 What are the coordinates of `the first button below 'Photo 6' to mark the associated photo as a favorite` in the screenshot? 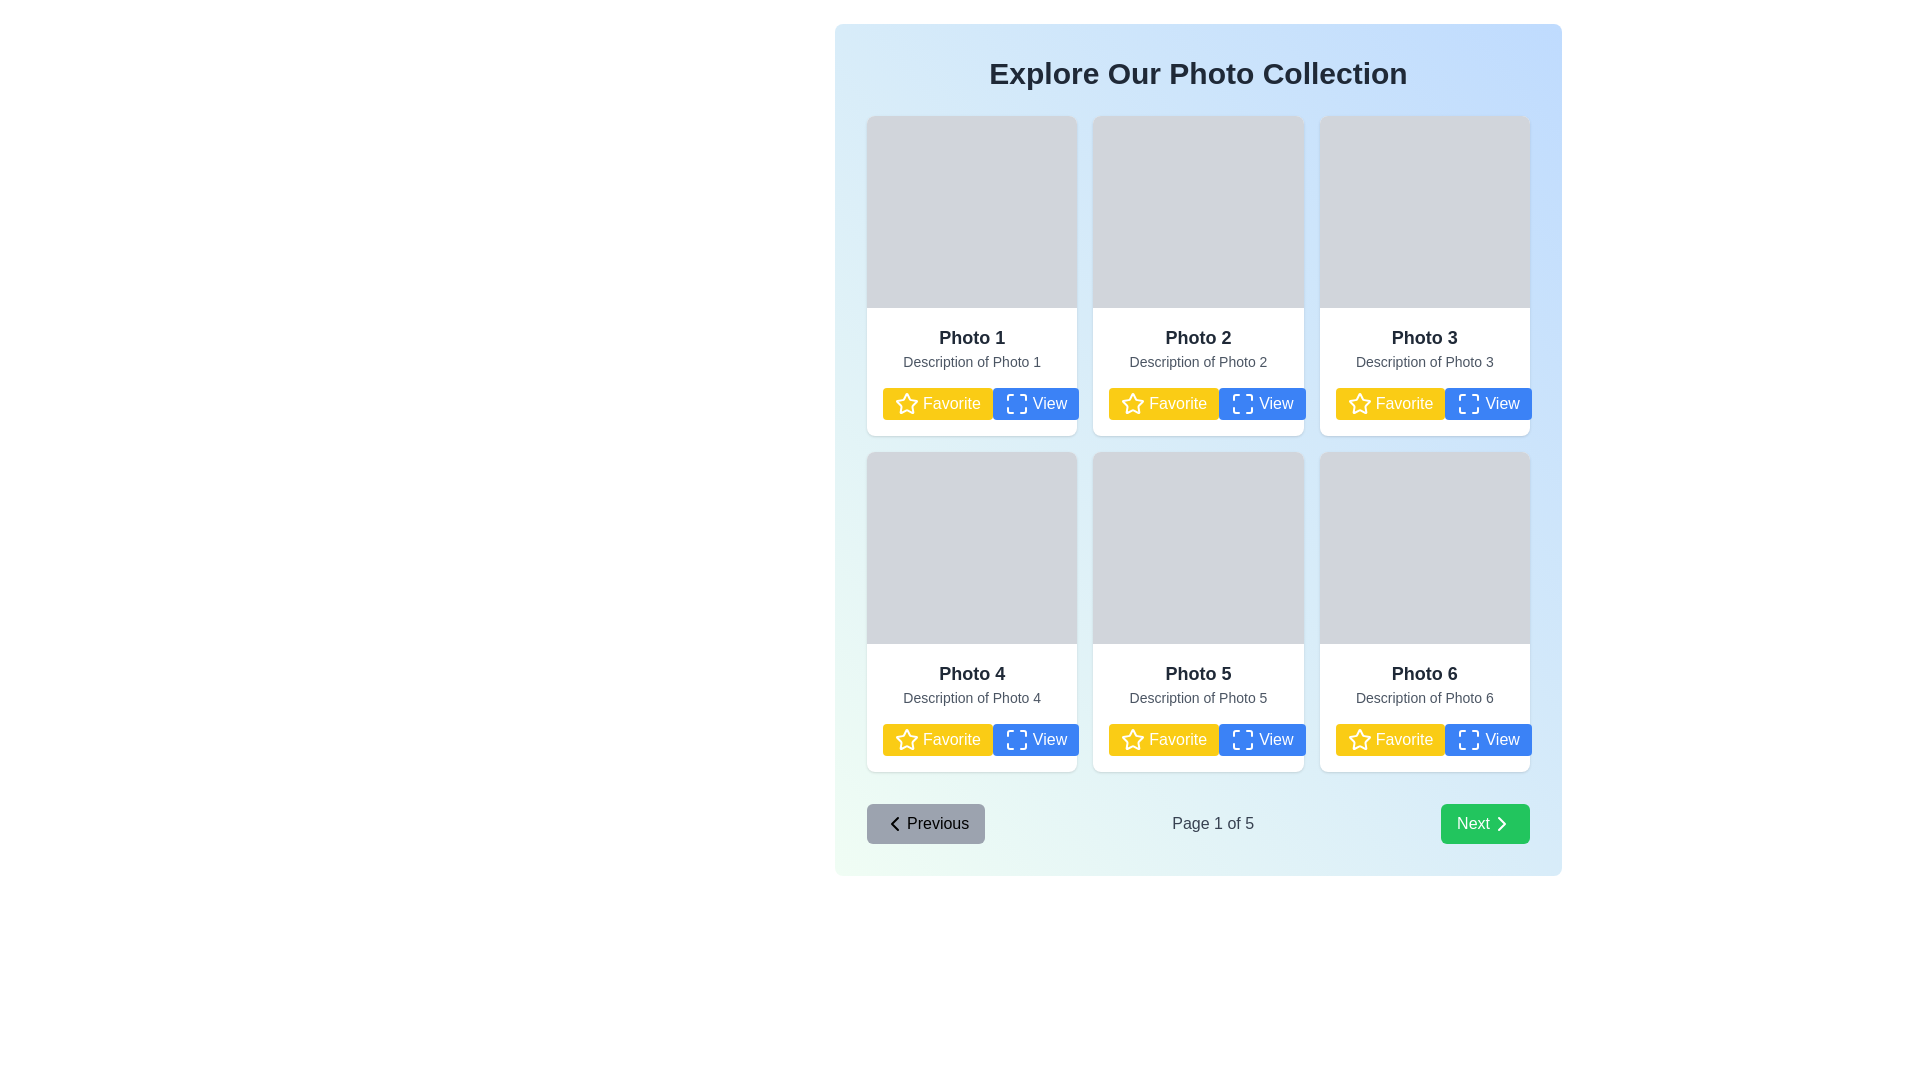 It's located at (1423, 740).